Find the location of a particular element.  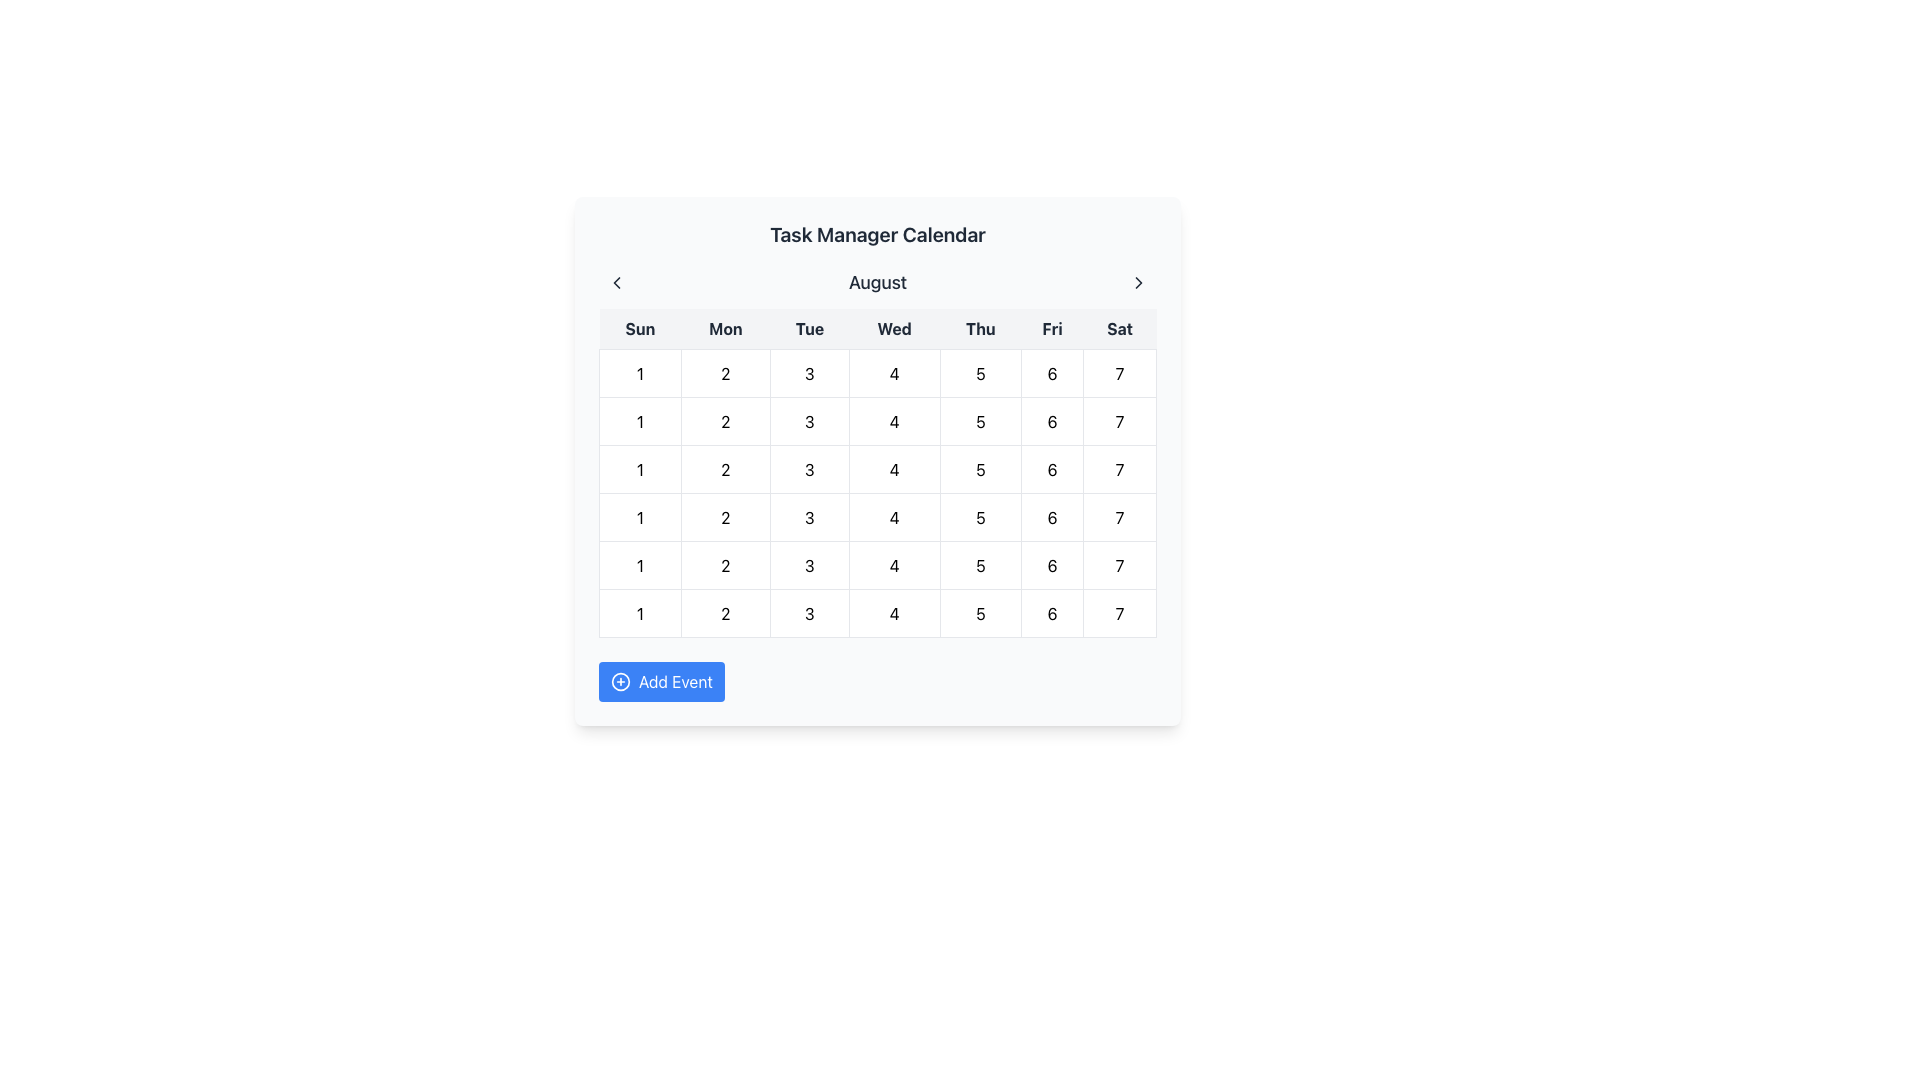

the date '2' in the calendar located in the second cell of the first row is located at coordinates (724, 420).